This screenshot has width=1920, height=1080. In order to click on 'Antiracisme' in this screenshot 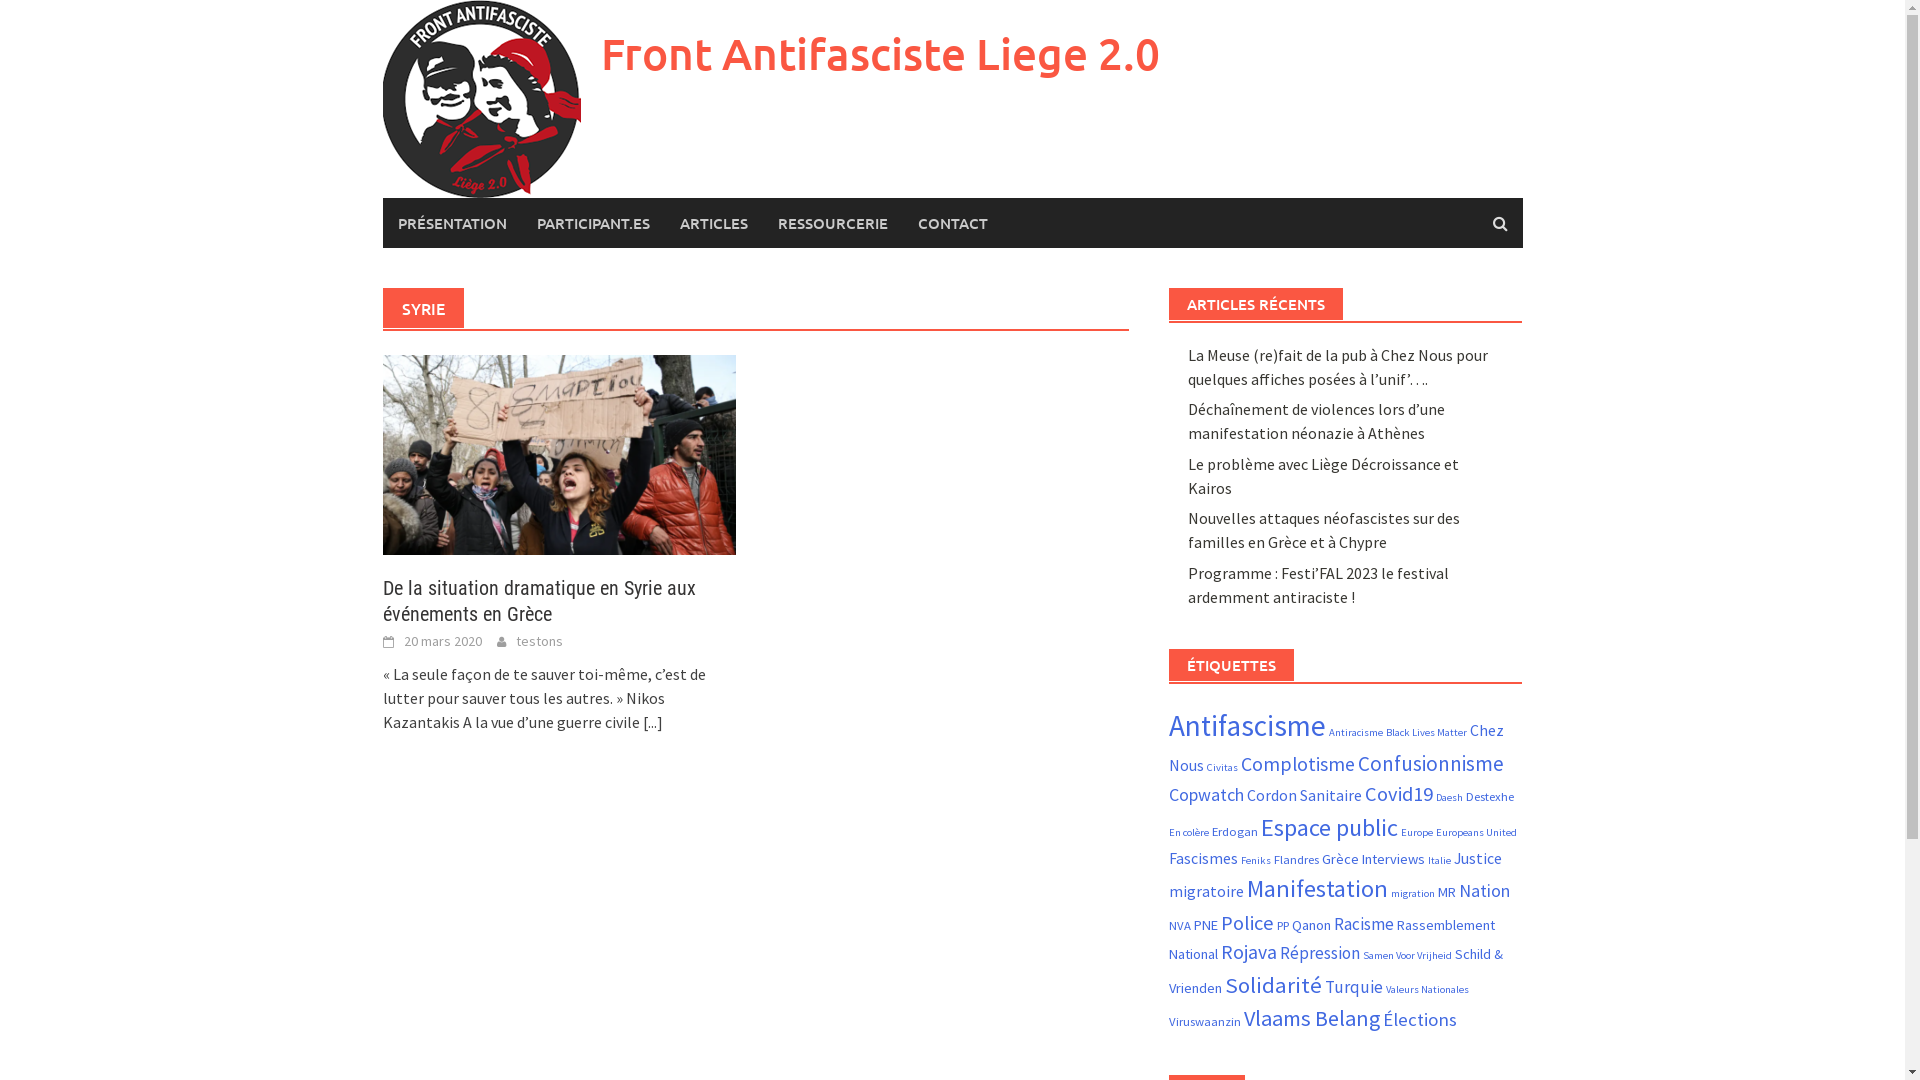, I will do `click(1356, 732)`.